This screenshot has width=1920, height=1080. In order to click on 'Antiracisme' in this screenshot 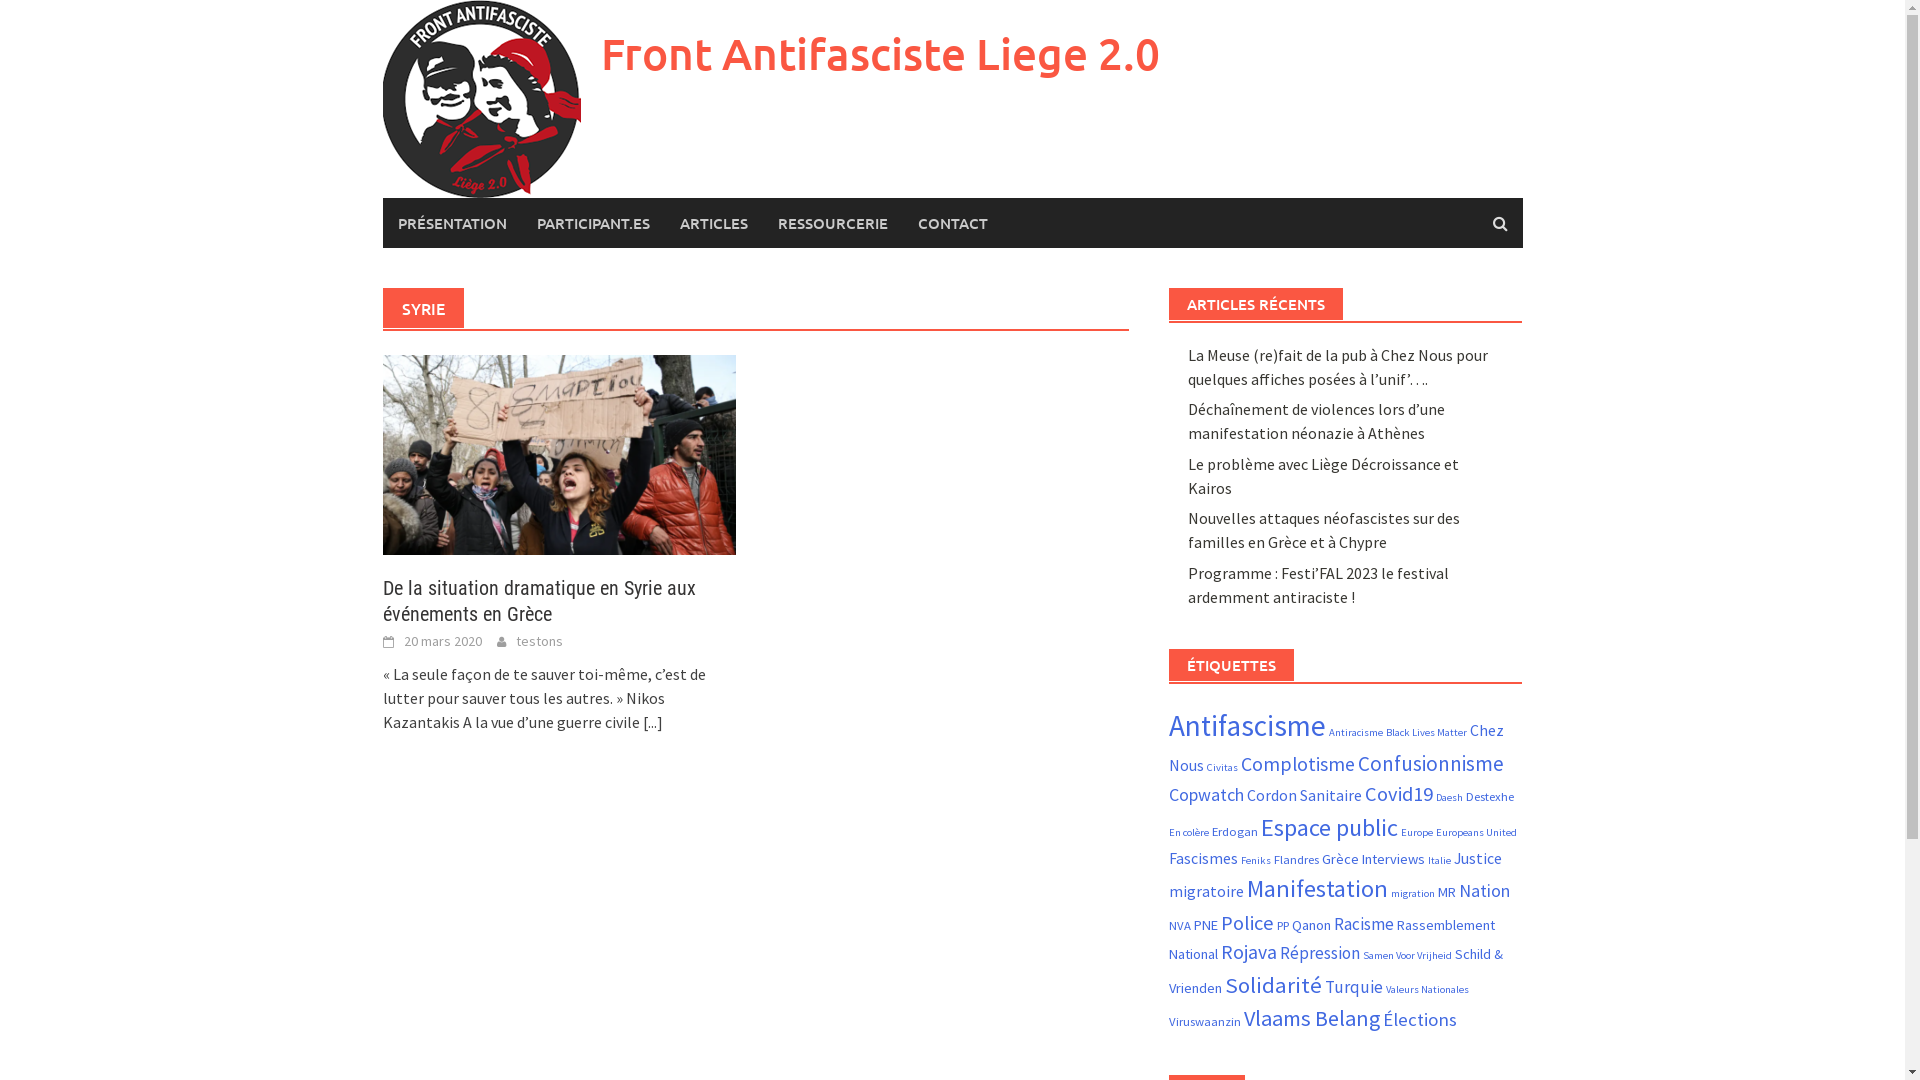, I will do `click(1356, 732)`.